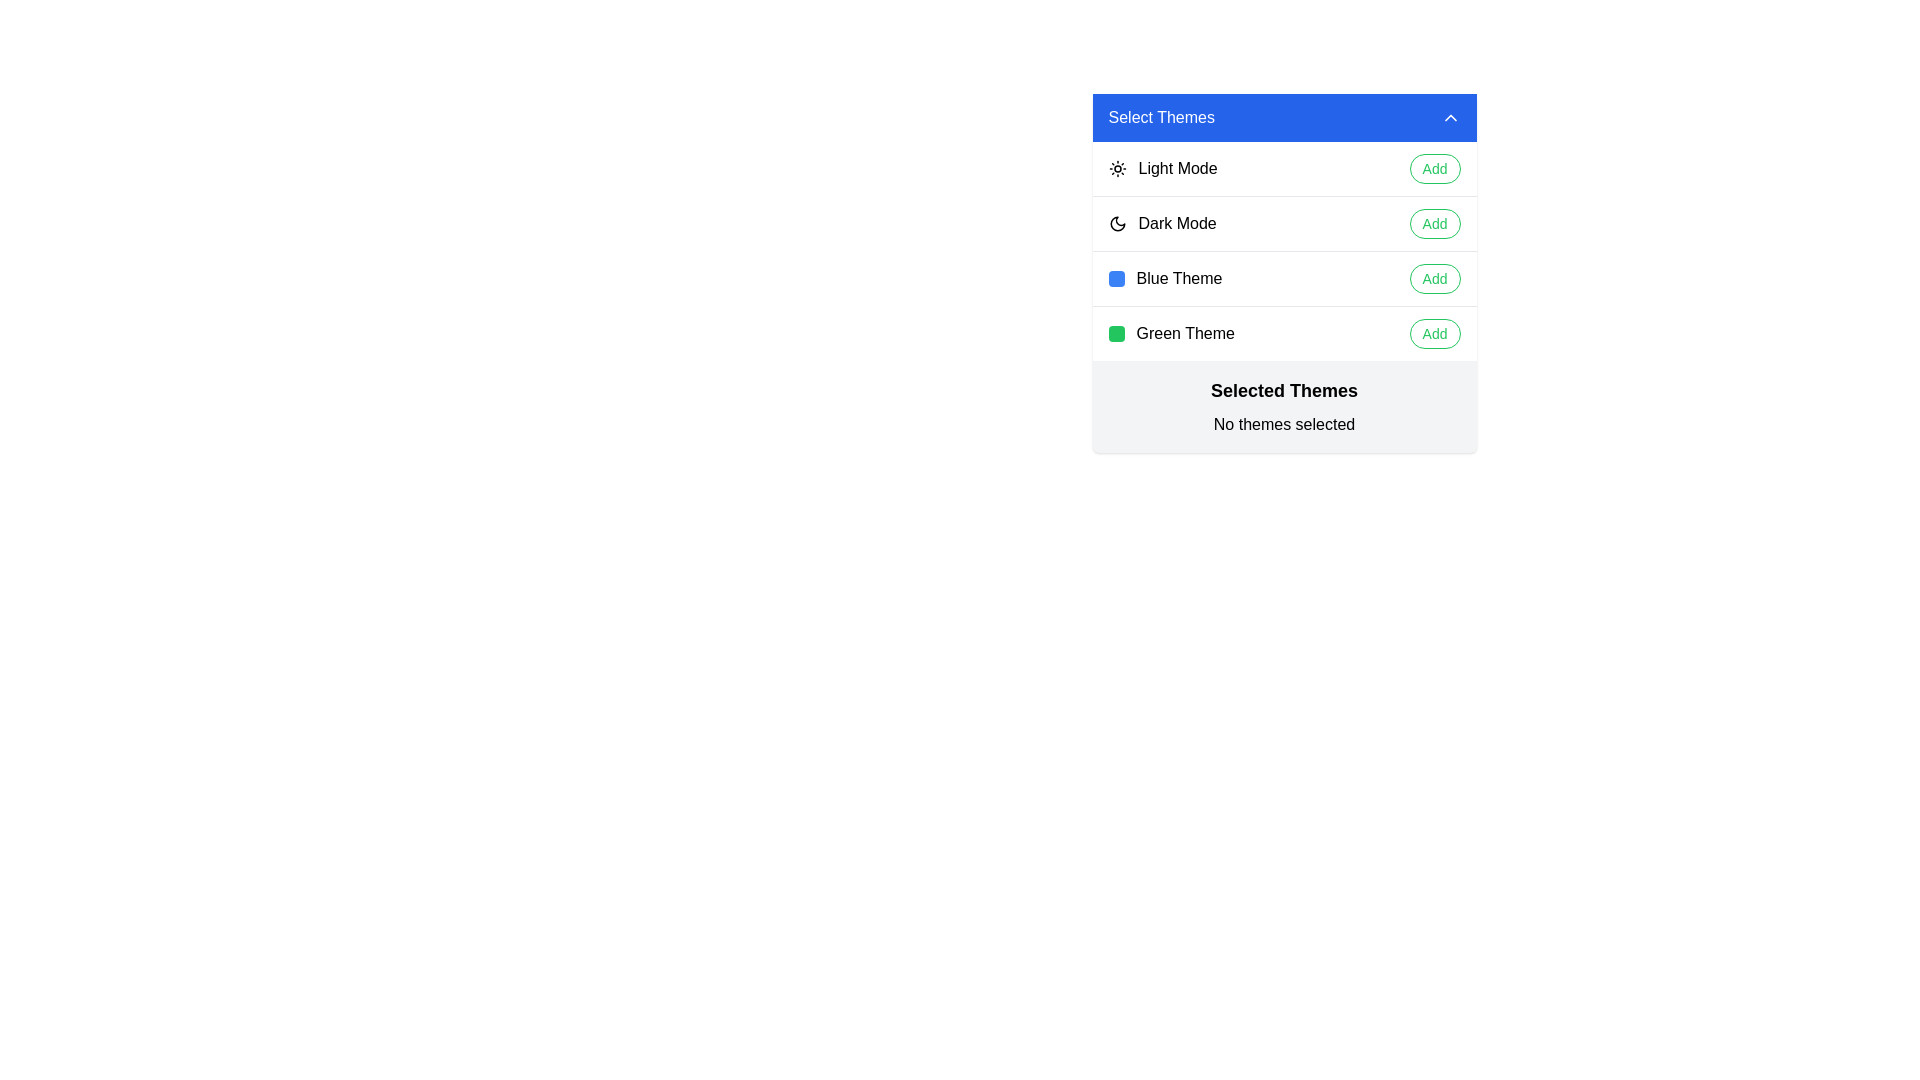  What do you see at coordinates (1116, 168) in the screenshot?
I see `the 'Light Mode' theme icon, which is located to the left of the 'Light Mode' text at the top of the options under 'Select Themes'` at bounding box center [1116, 168].